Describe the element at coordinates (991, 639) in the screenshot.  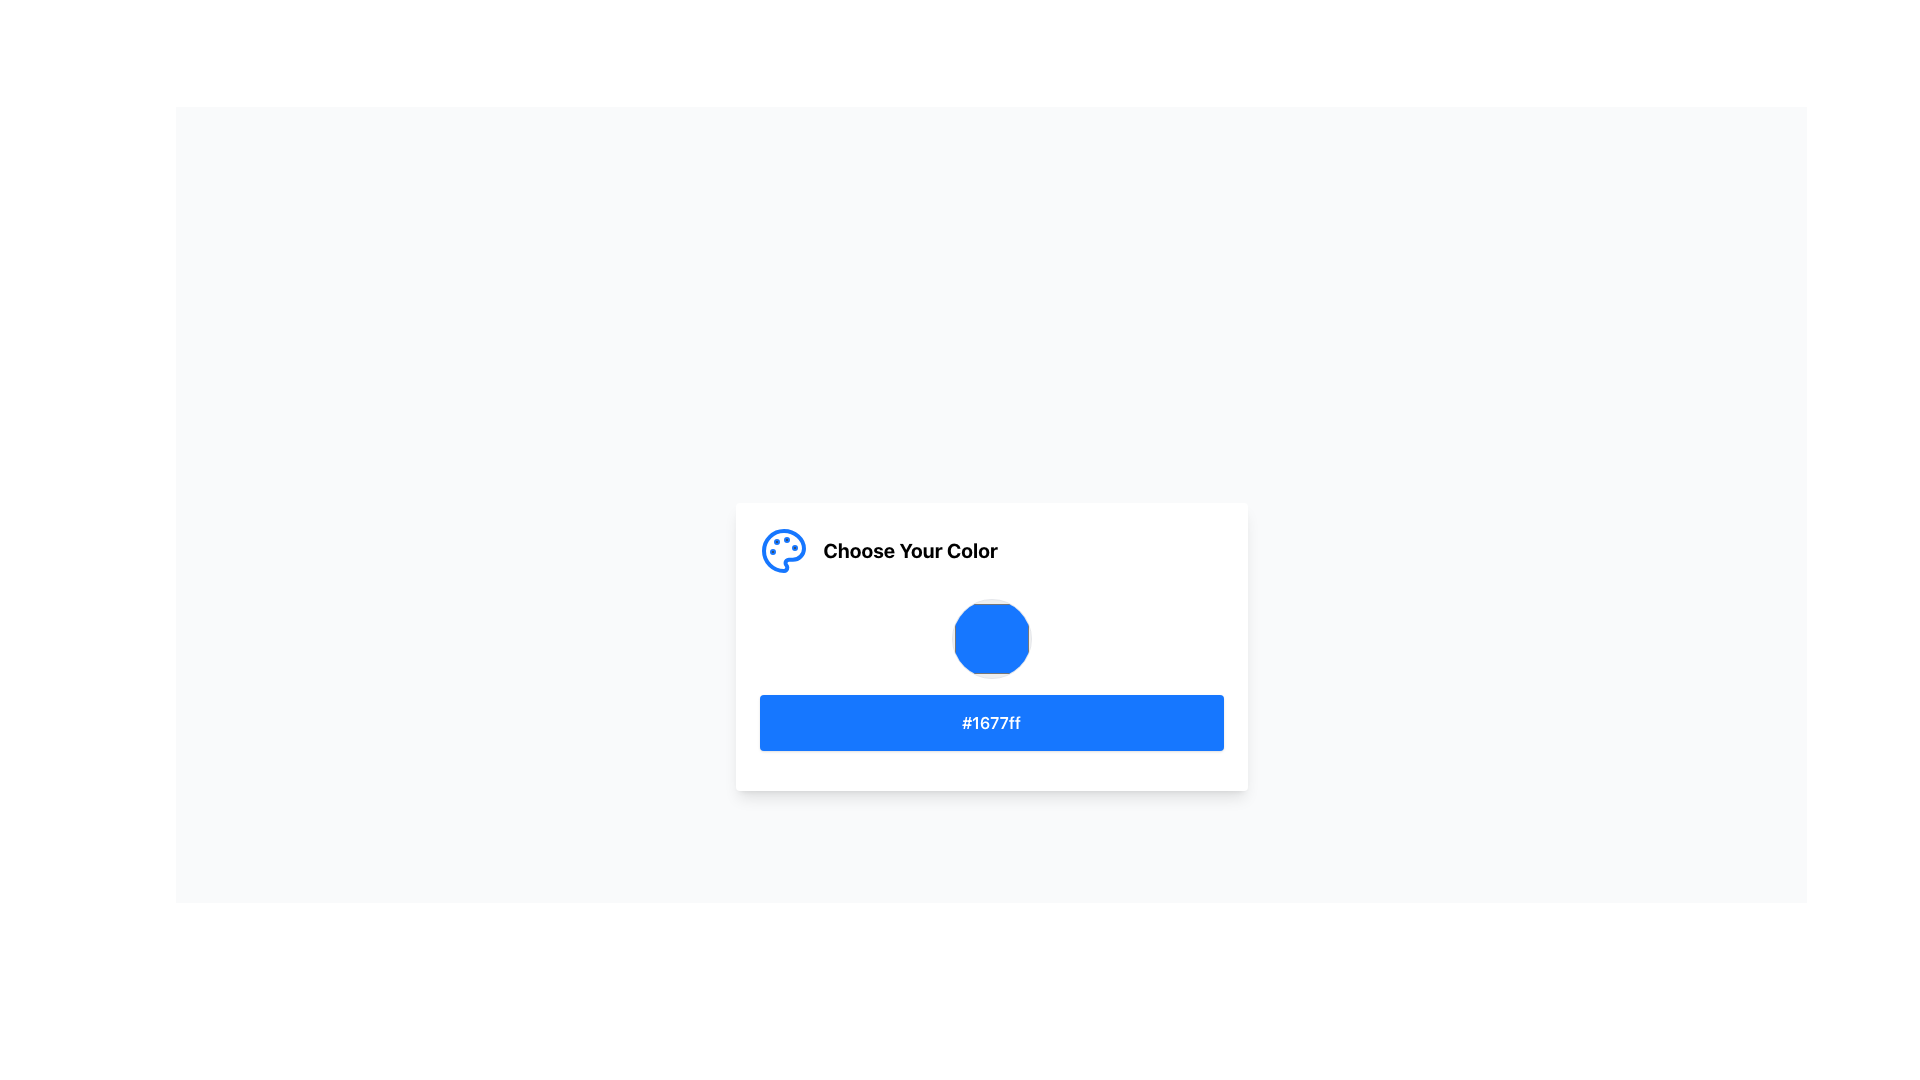
I see `the circular color selector with the color '#1677ff' from the 'Choose Your Color' panel` at that location.